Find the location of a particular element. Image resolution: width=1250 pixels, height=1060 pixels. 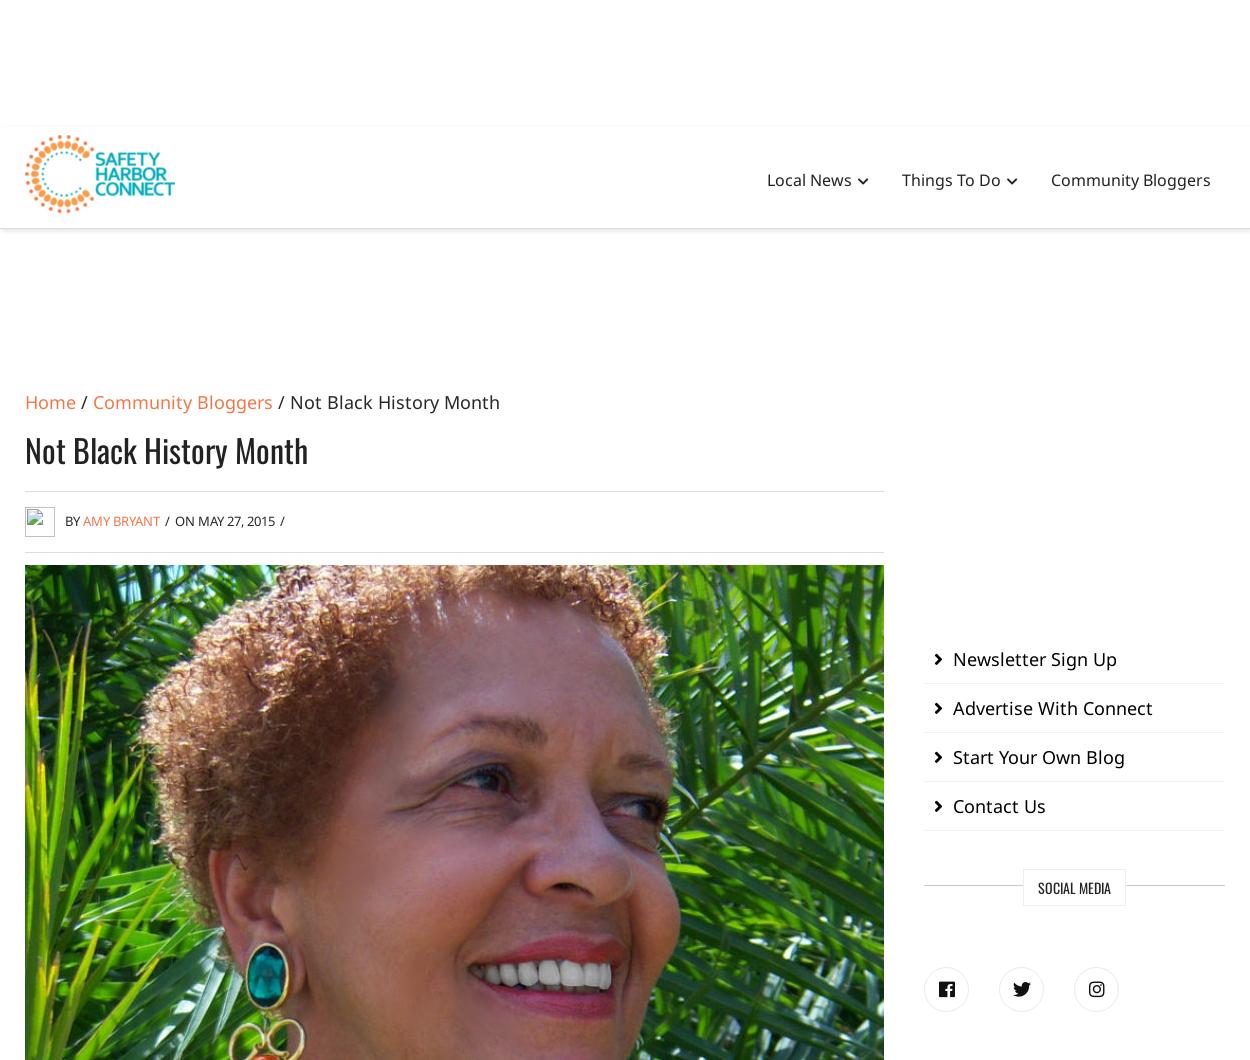

'Advertise With Connect' is located at coordinates (1053, 706).